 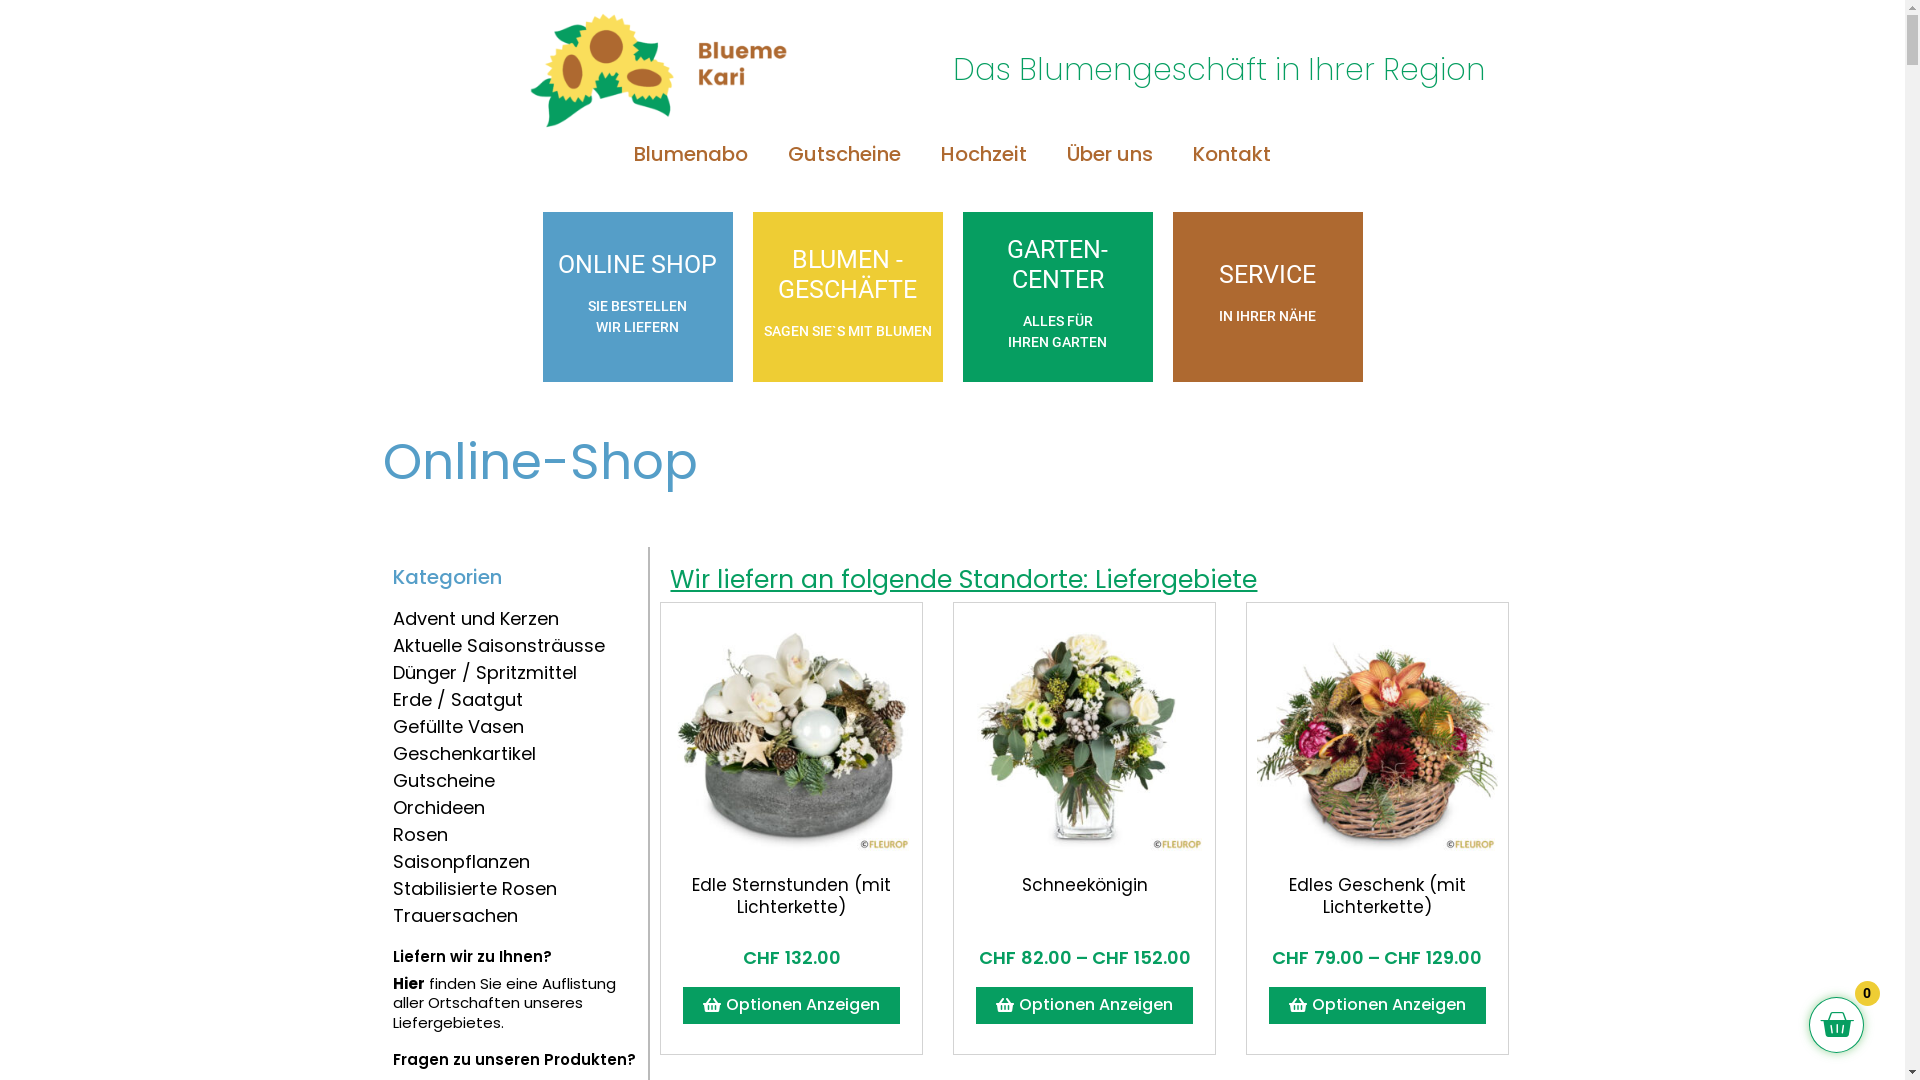 I want to click on 'Edles Geschenk (mit Lichterkette)', so click(x=1376, y=894).